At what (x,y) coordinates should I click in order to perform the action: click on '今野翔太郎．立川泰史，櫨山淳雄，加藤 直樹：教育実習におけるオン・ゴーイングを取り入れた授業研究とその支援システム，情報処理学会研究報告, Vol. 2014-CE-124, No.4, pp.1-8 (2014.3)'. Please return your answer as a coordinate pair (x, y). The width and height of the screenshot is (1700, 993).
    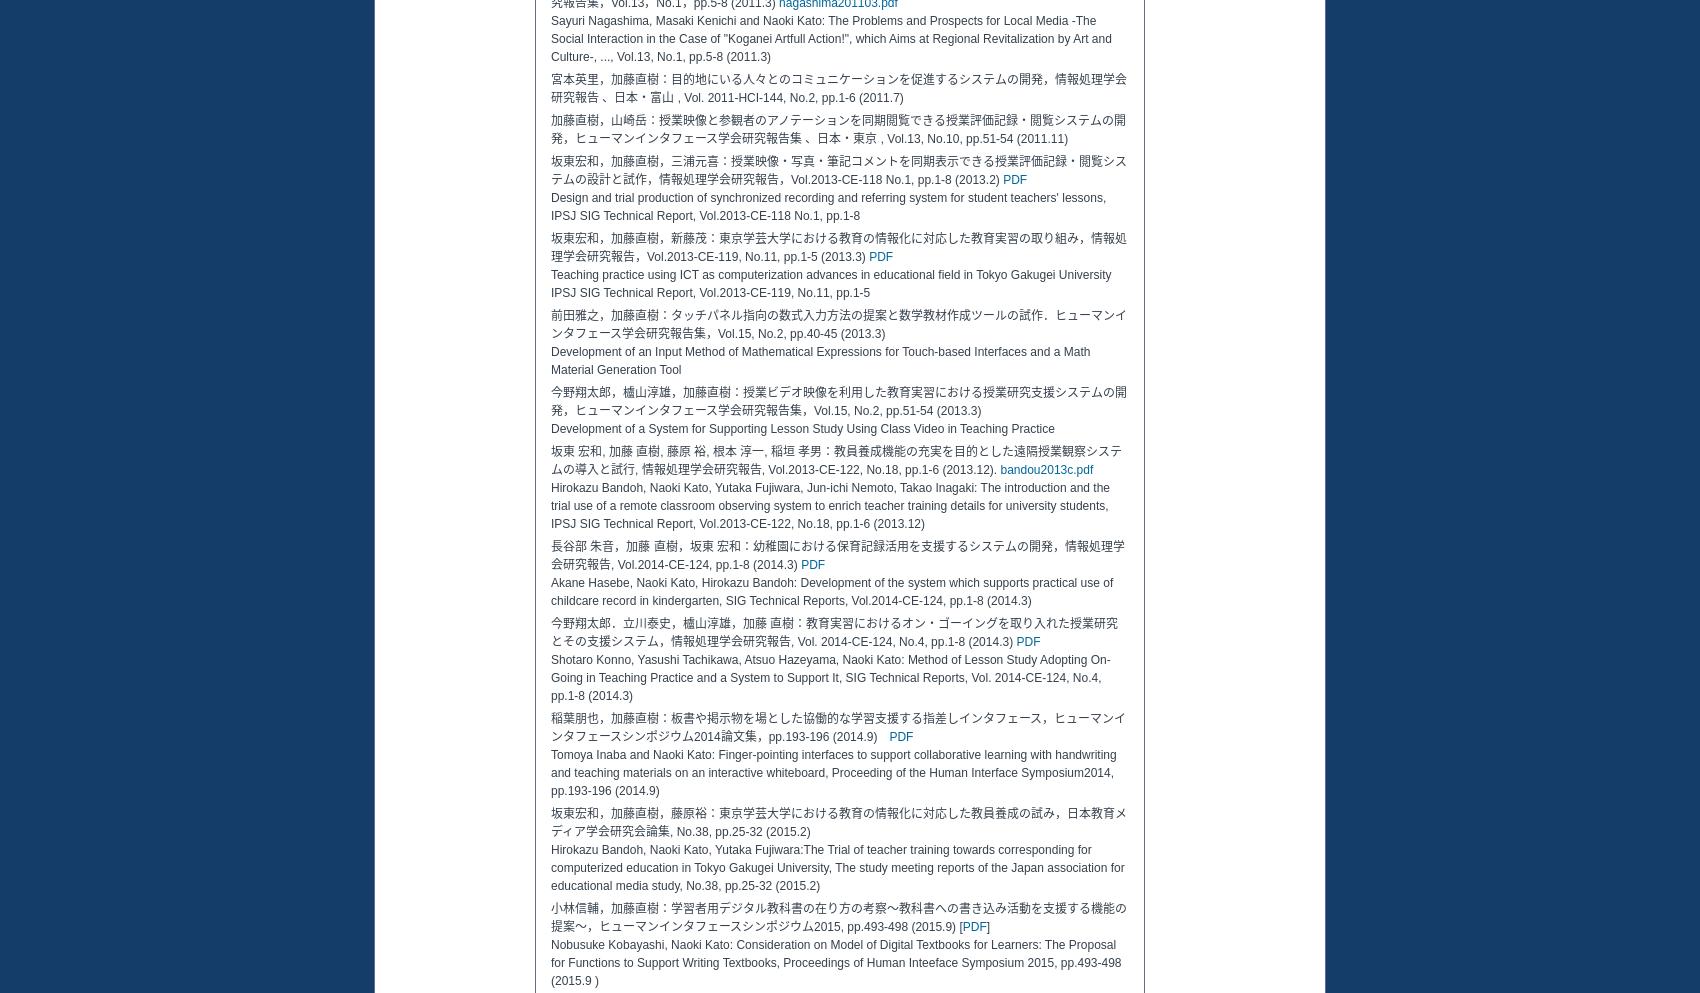
    Looking at the image, I should click on (549, 632).